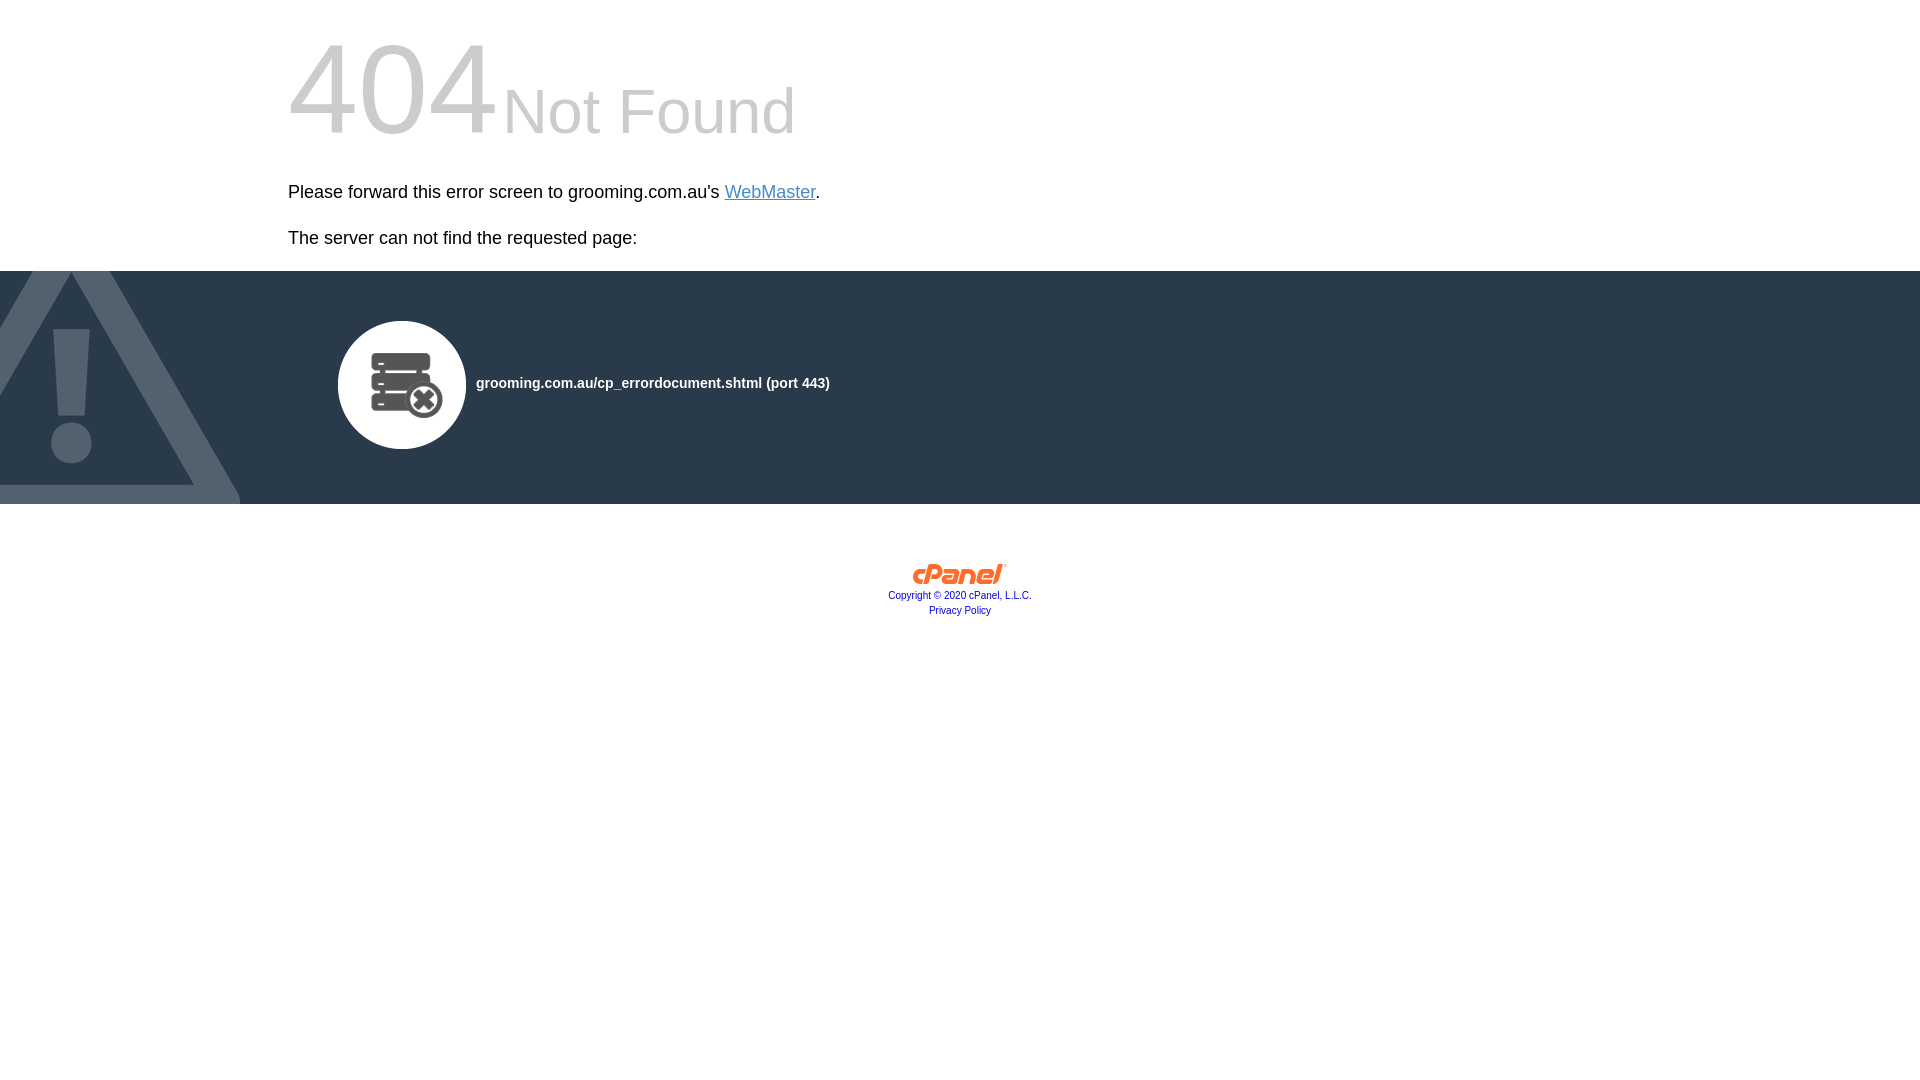 The width and height of the screenshot is (1920, 1080). I want to click on 'Privacy Policy', so click(960, 609).